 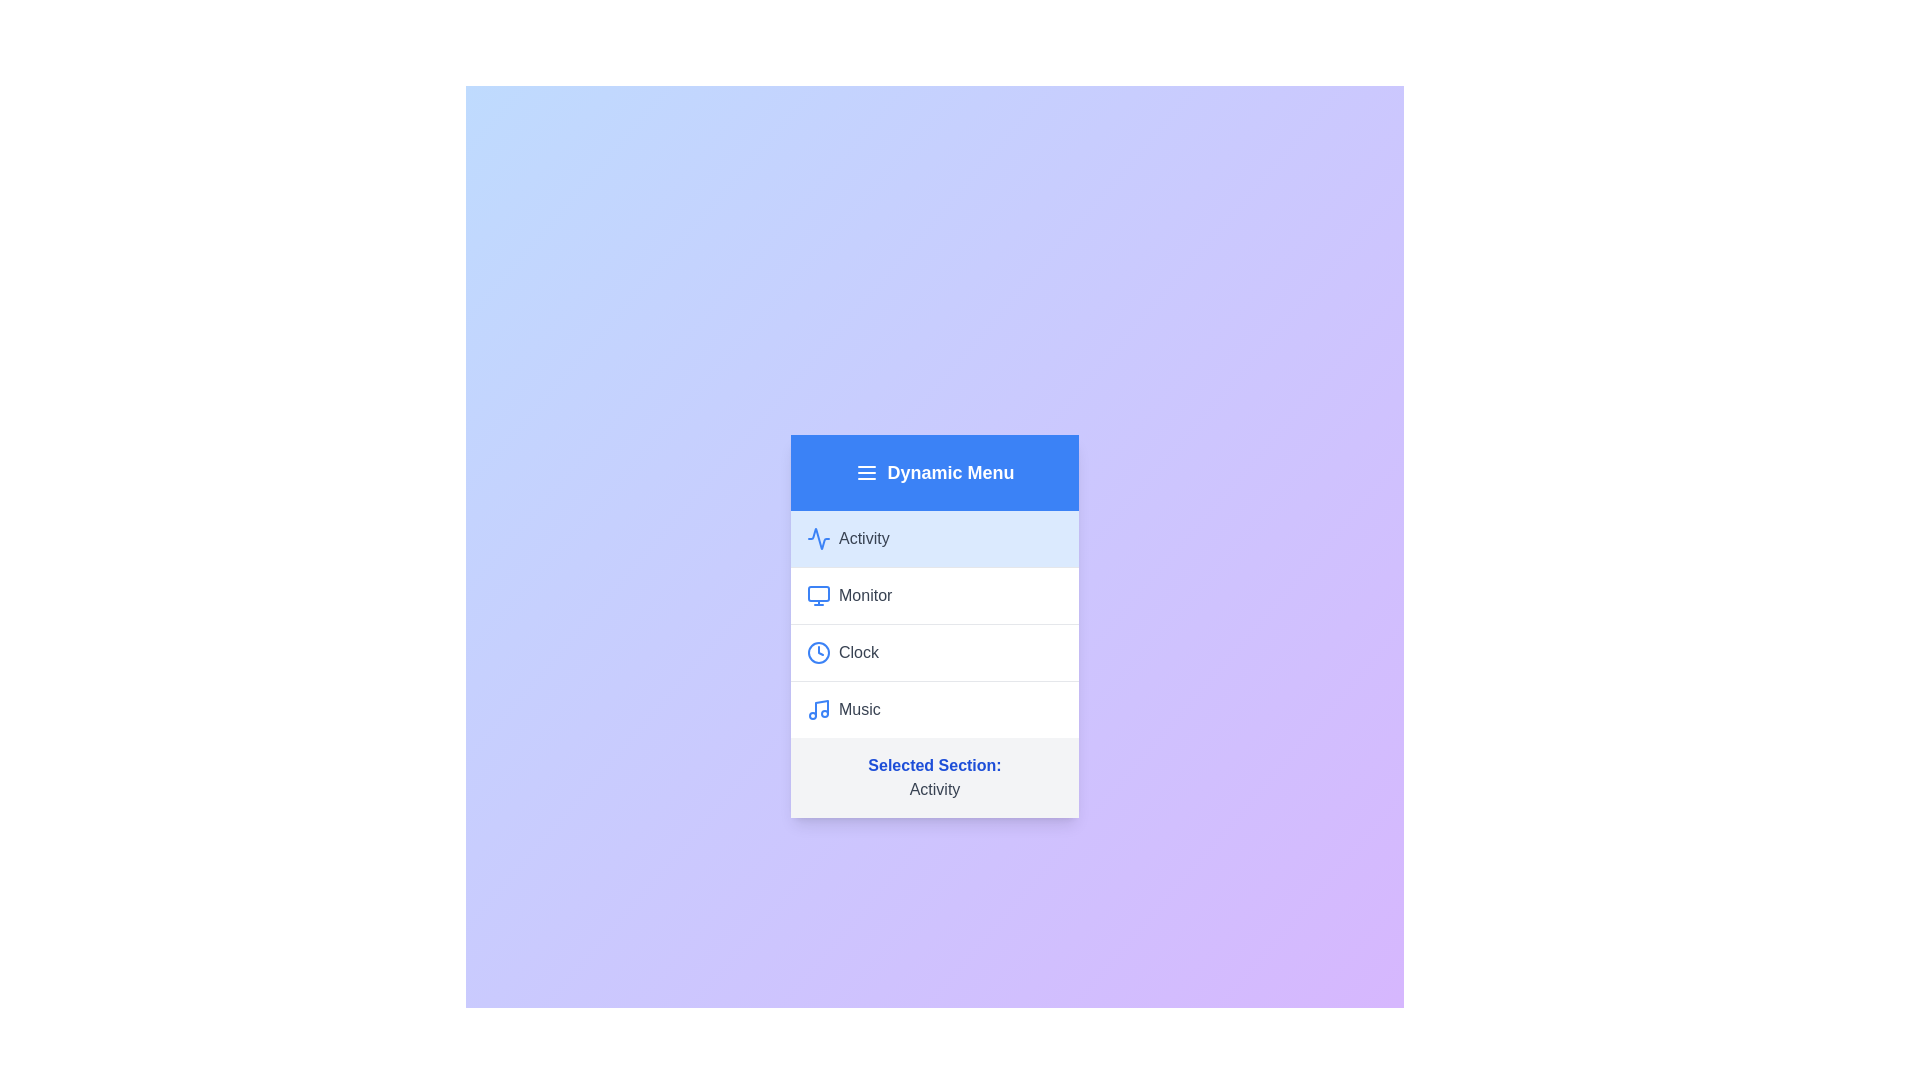 I want to click on the menu item Music to observe the hover effect, so click(x=934, y=708).